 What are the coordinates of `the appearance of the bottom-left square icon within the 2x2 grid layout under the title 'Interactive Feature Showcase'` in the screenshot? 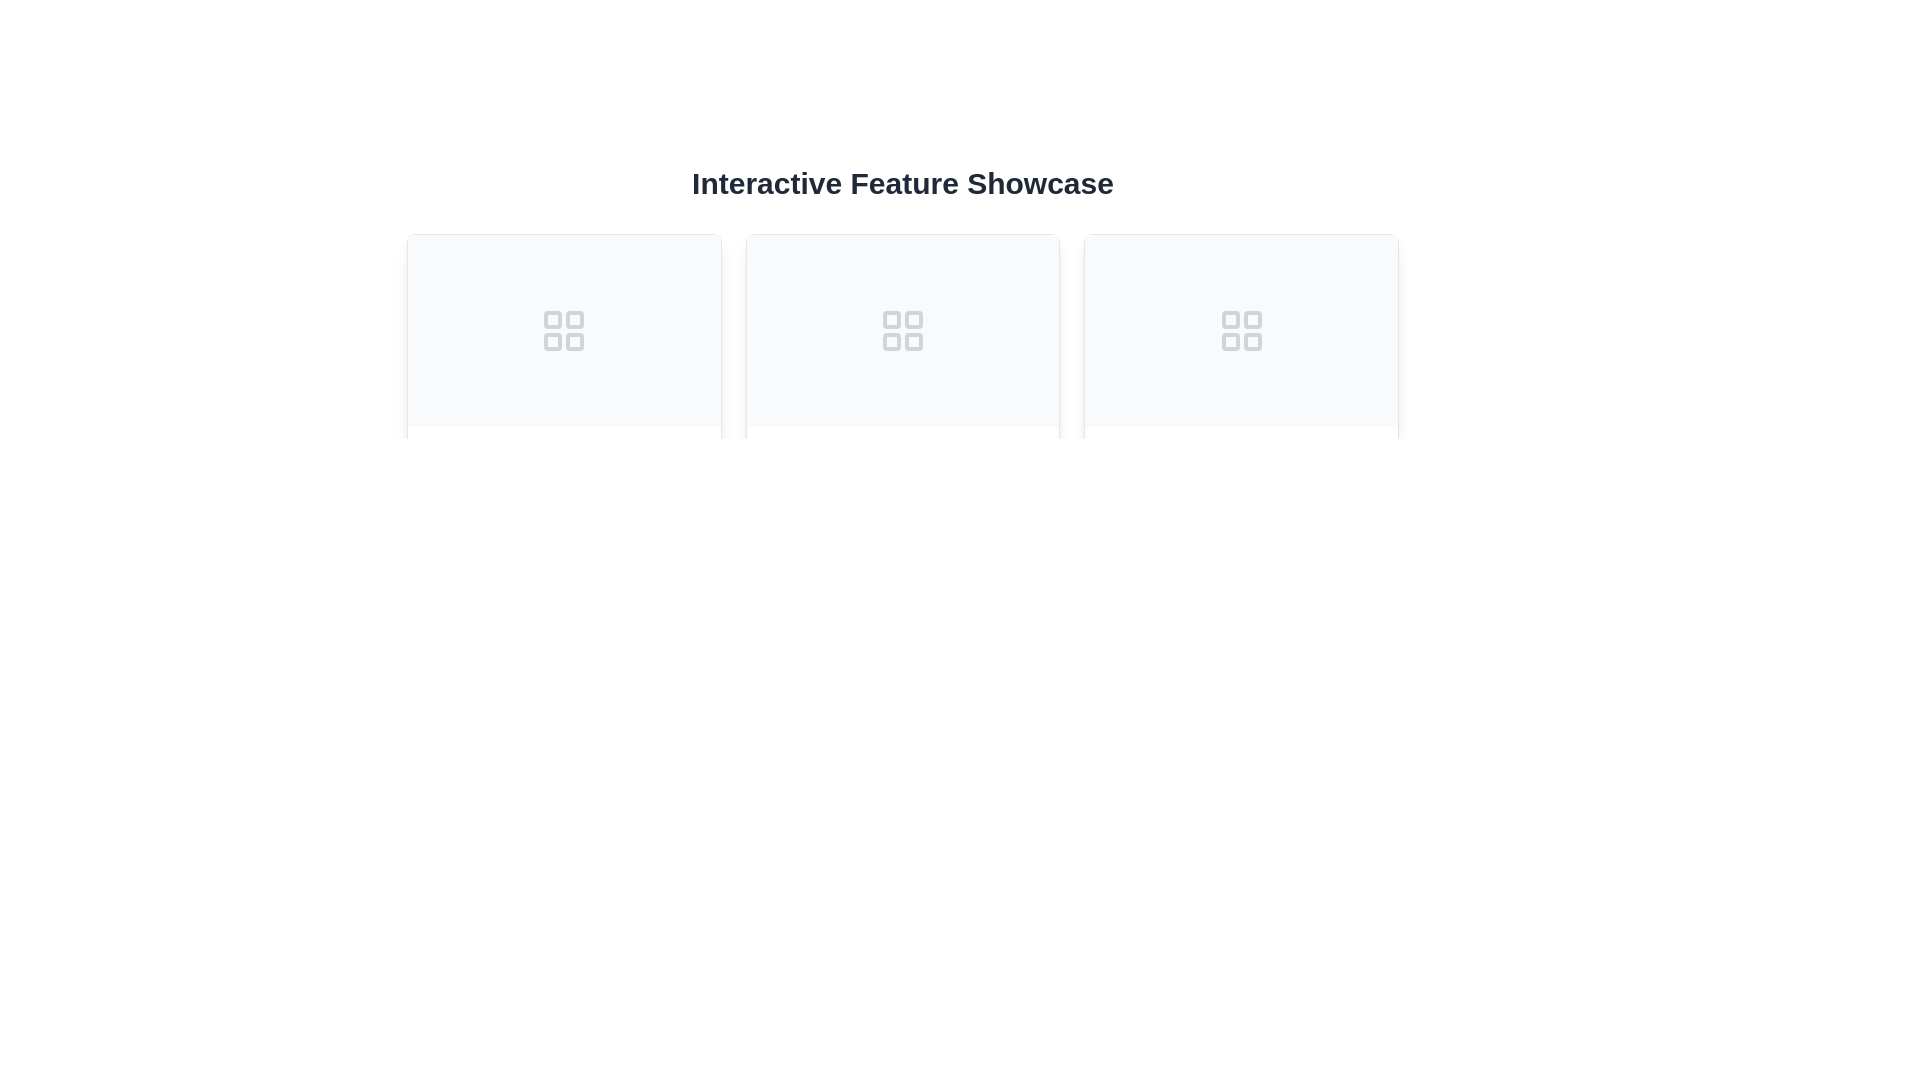 It's located at (553, 341).